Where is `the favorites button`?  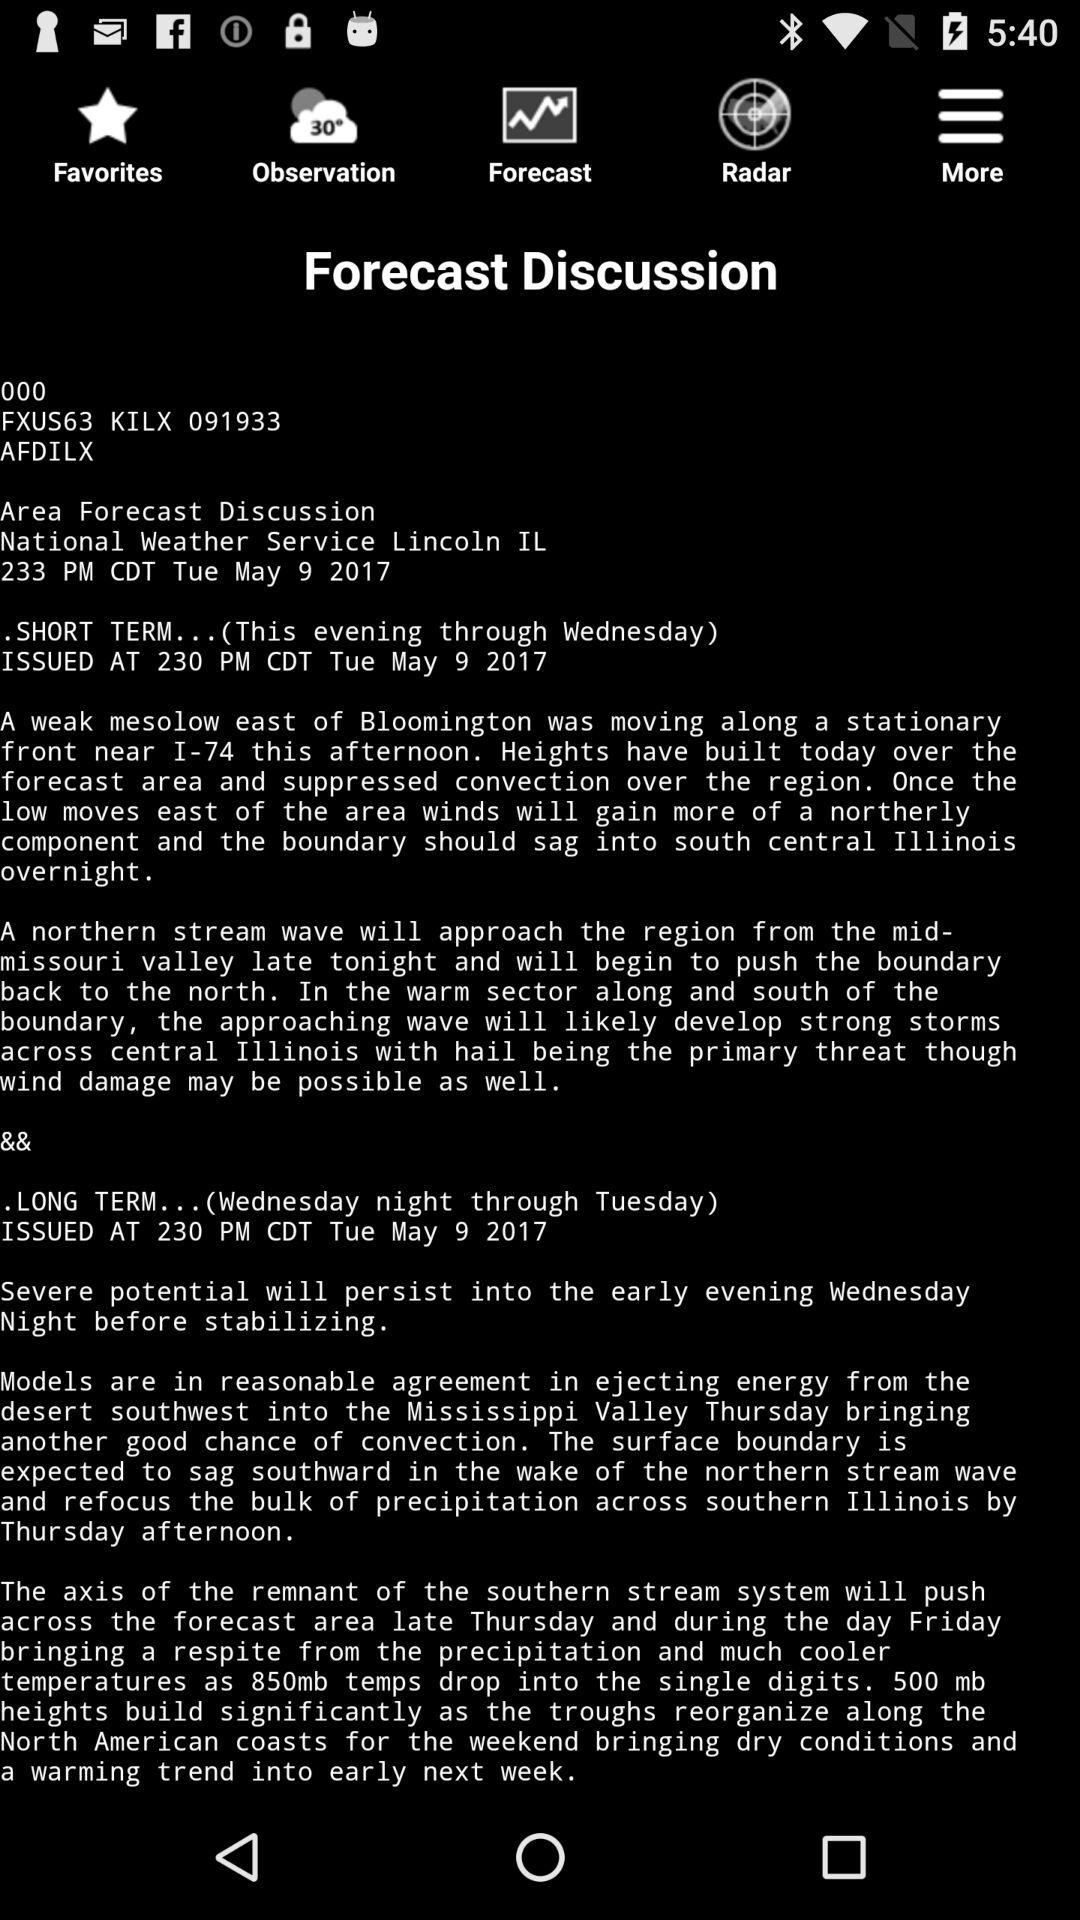
the favorites button is located at coordinates (108, 124).